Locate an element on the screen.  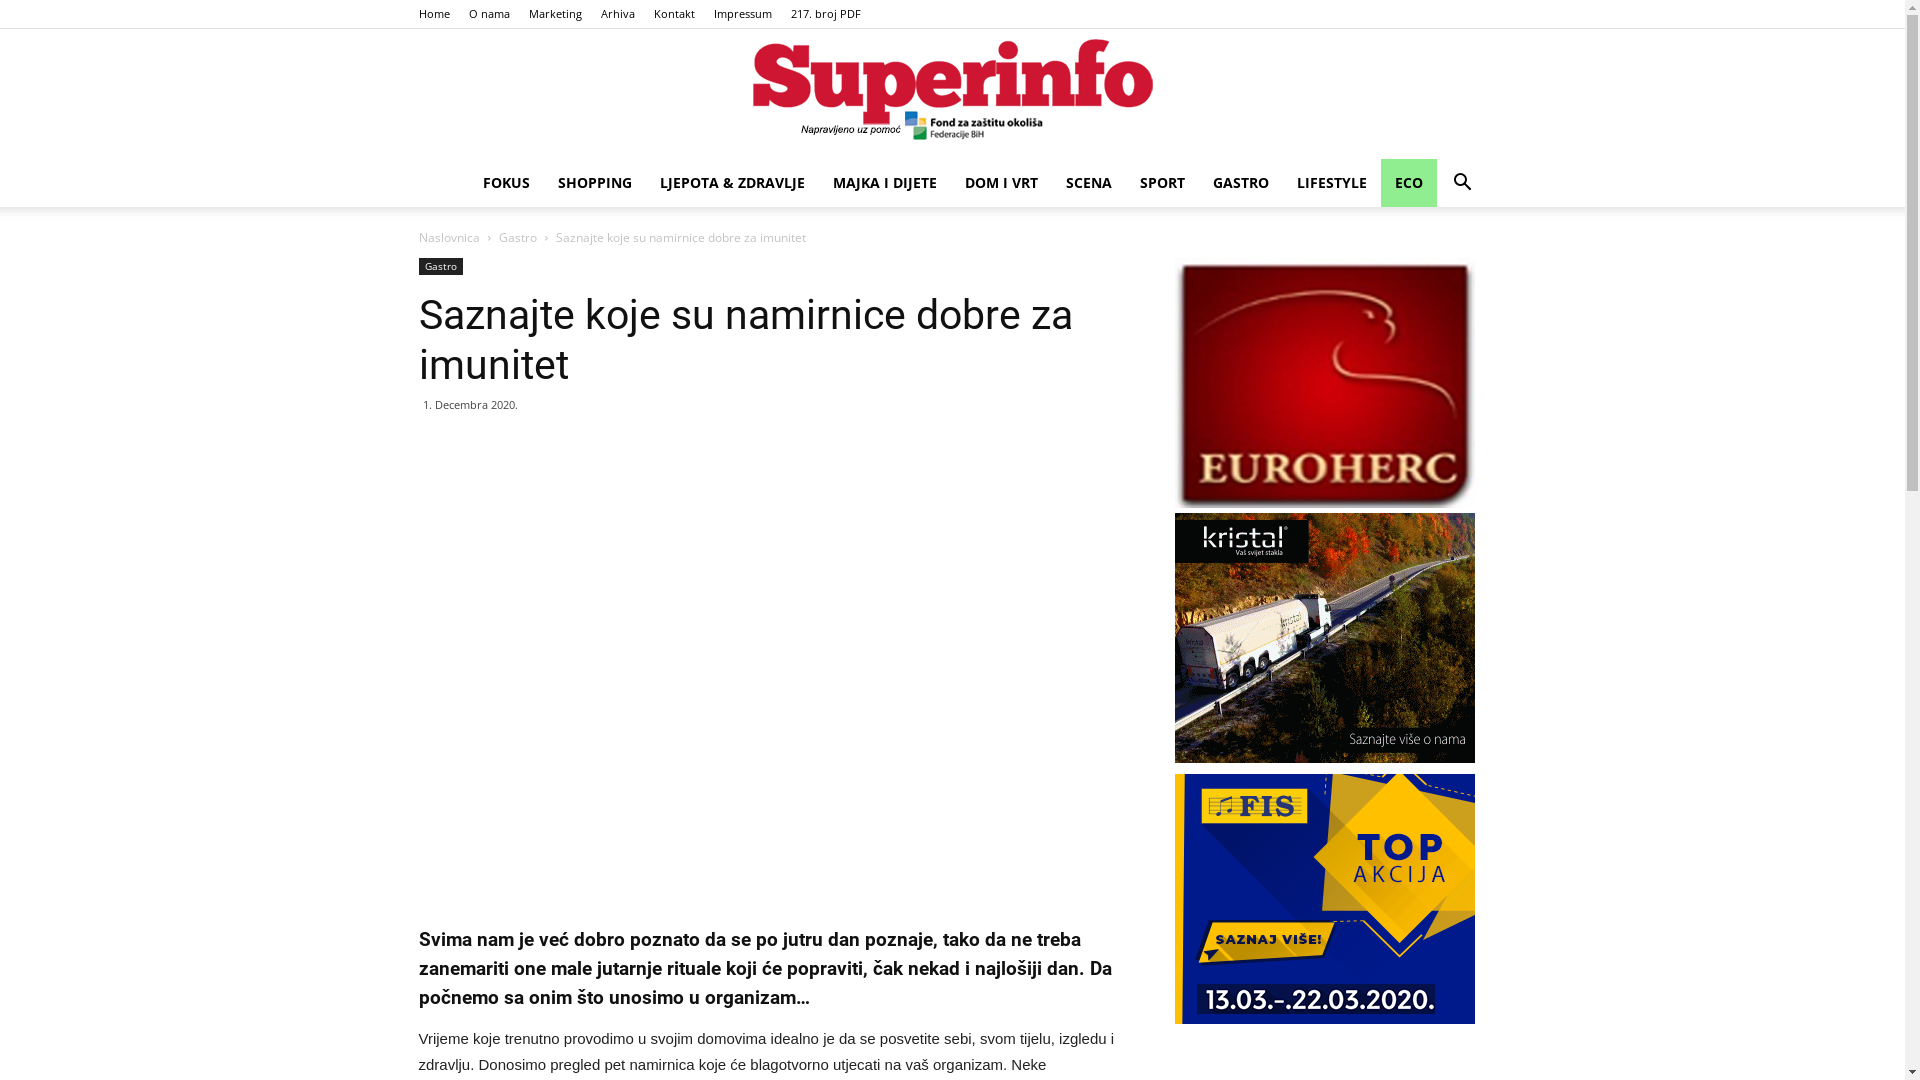
'Superinfo' is located at coordinates (951, 95).